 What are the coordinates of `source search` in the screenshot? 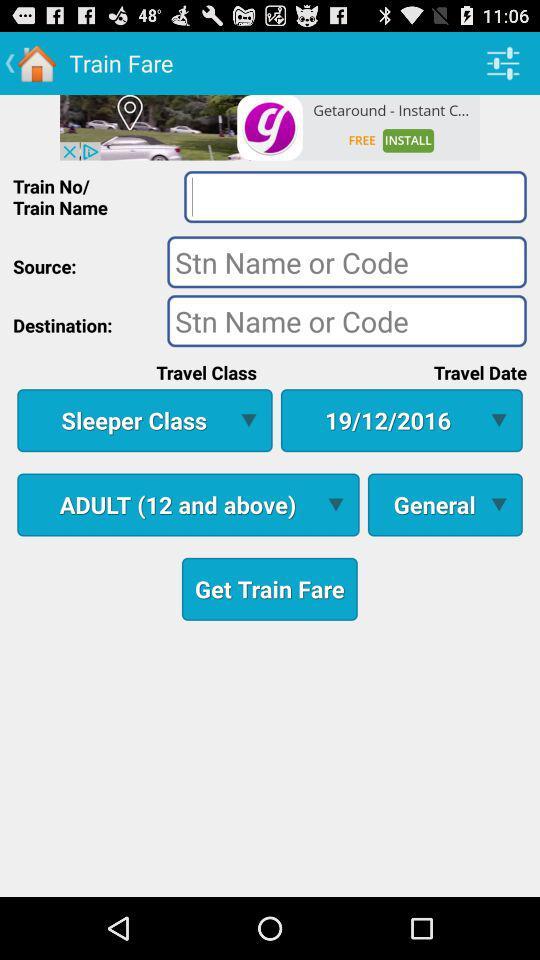 It's located at (346, 260).